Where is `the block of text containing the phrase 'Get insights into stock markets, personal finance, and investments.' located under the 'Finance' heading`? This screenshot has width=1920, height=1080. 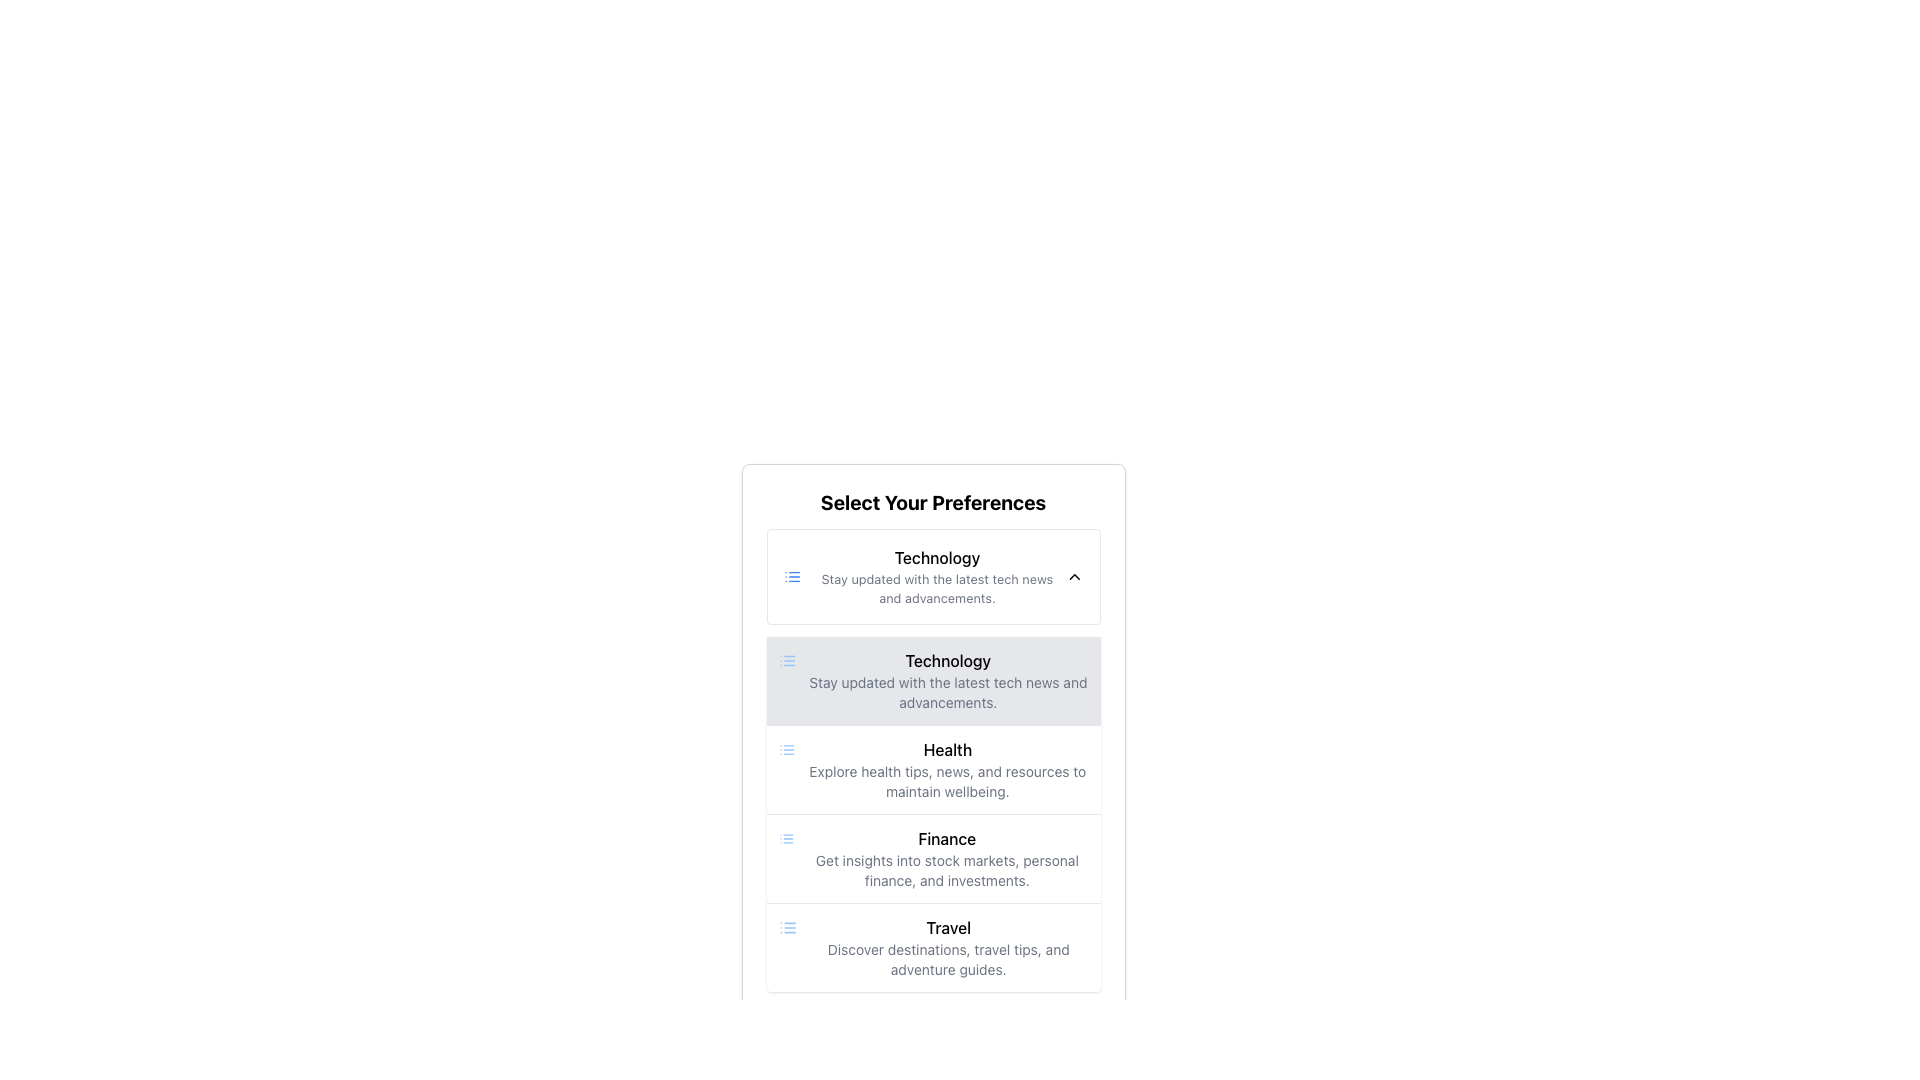
the block of text containing the phrase 'Get insights into stock markets, personal finance, and investments.' located under the 'Finance' heading is located at coordinates (946, 870).